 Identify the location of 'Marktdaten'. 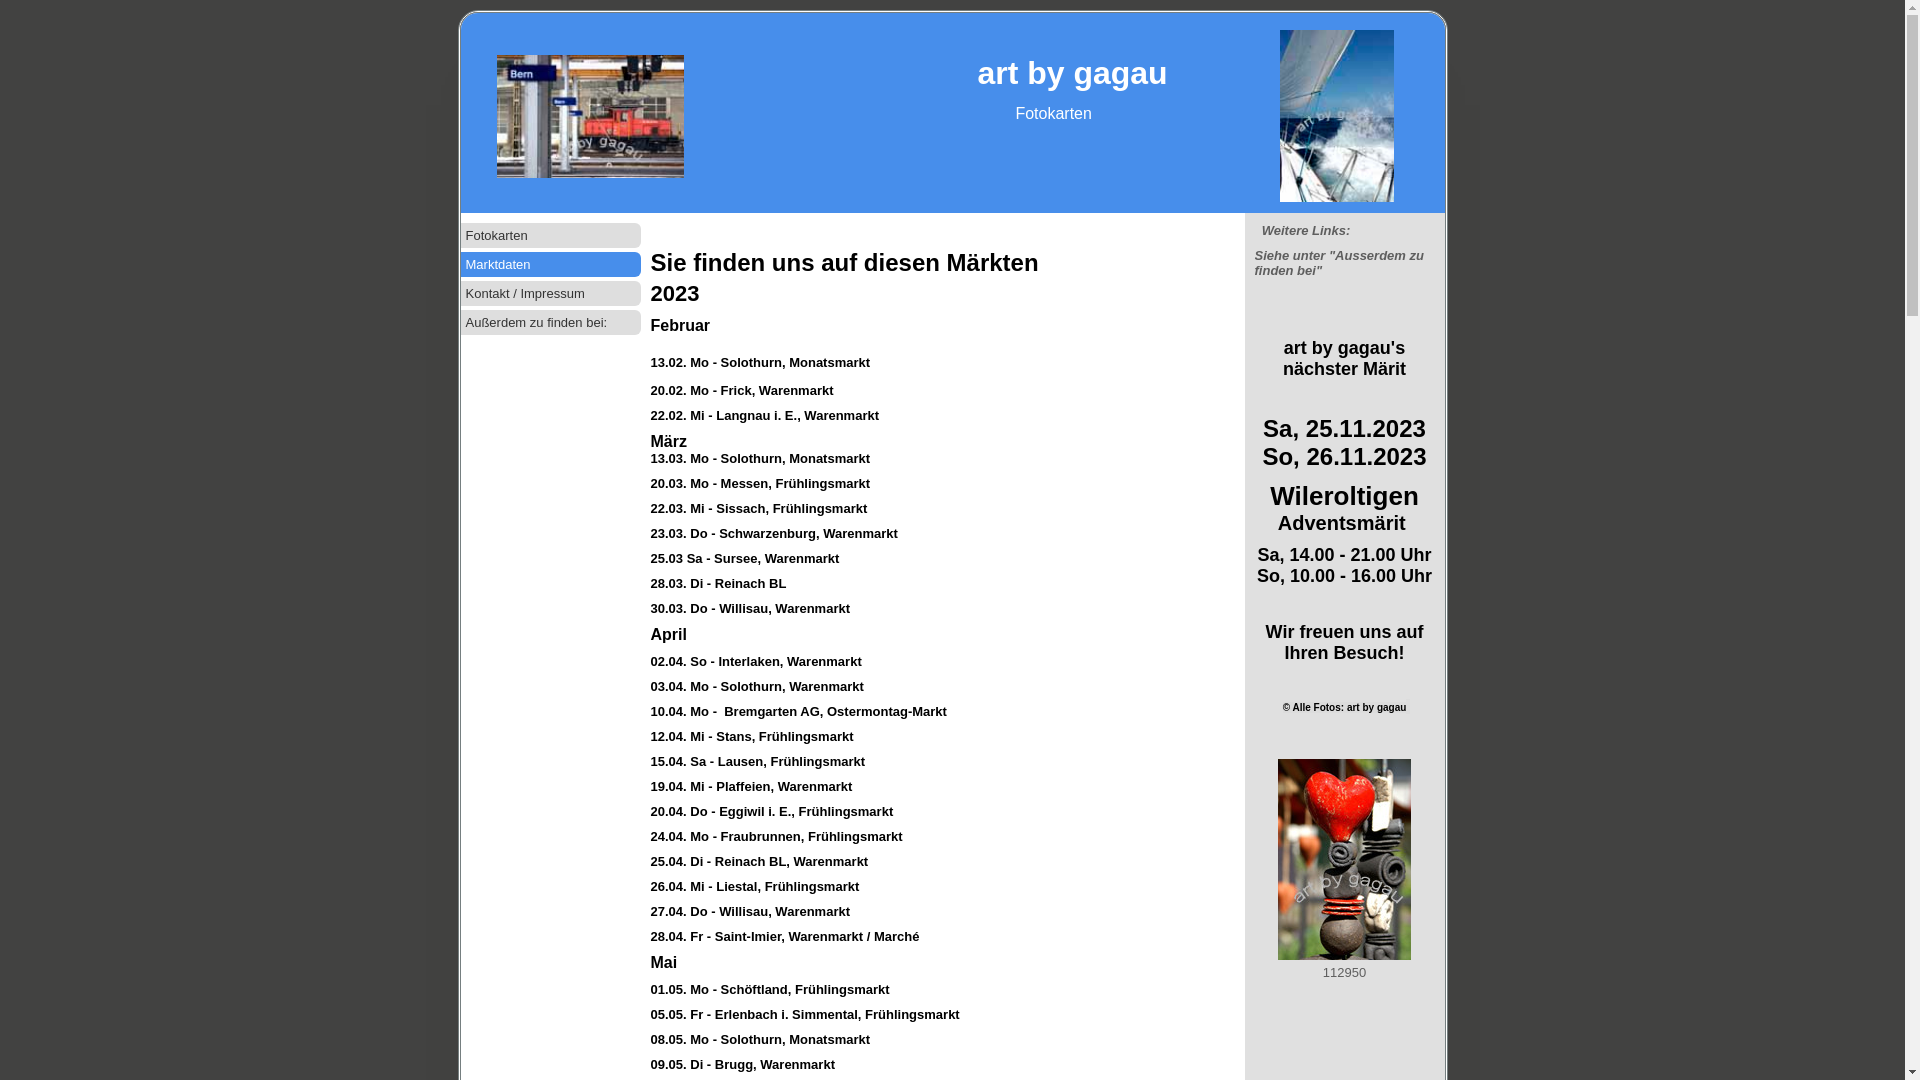
(550, 263).